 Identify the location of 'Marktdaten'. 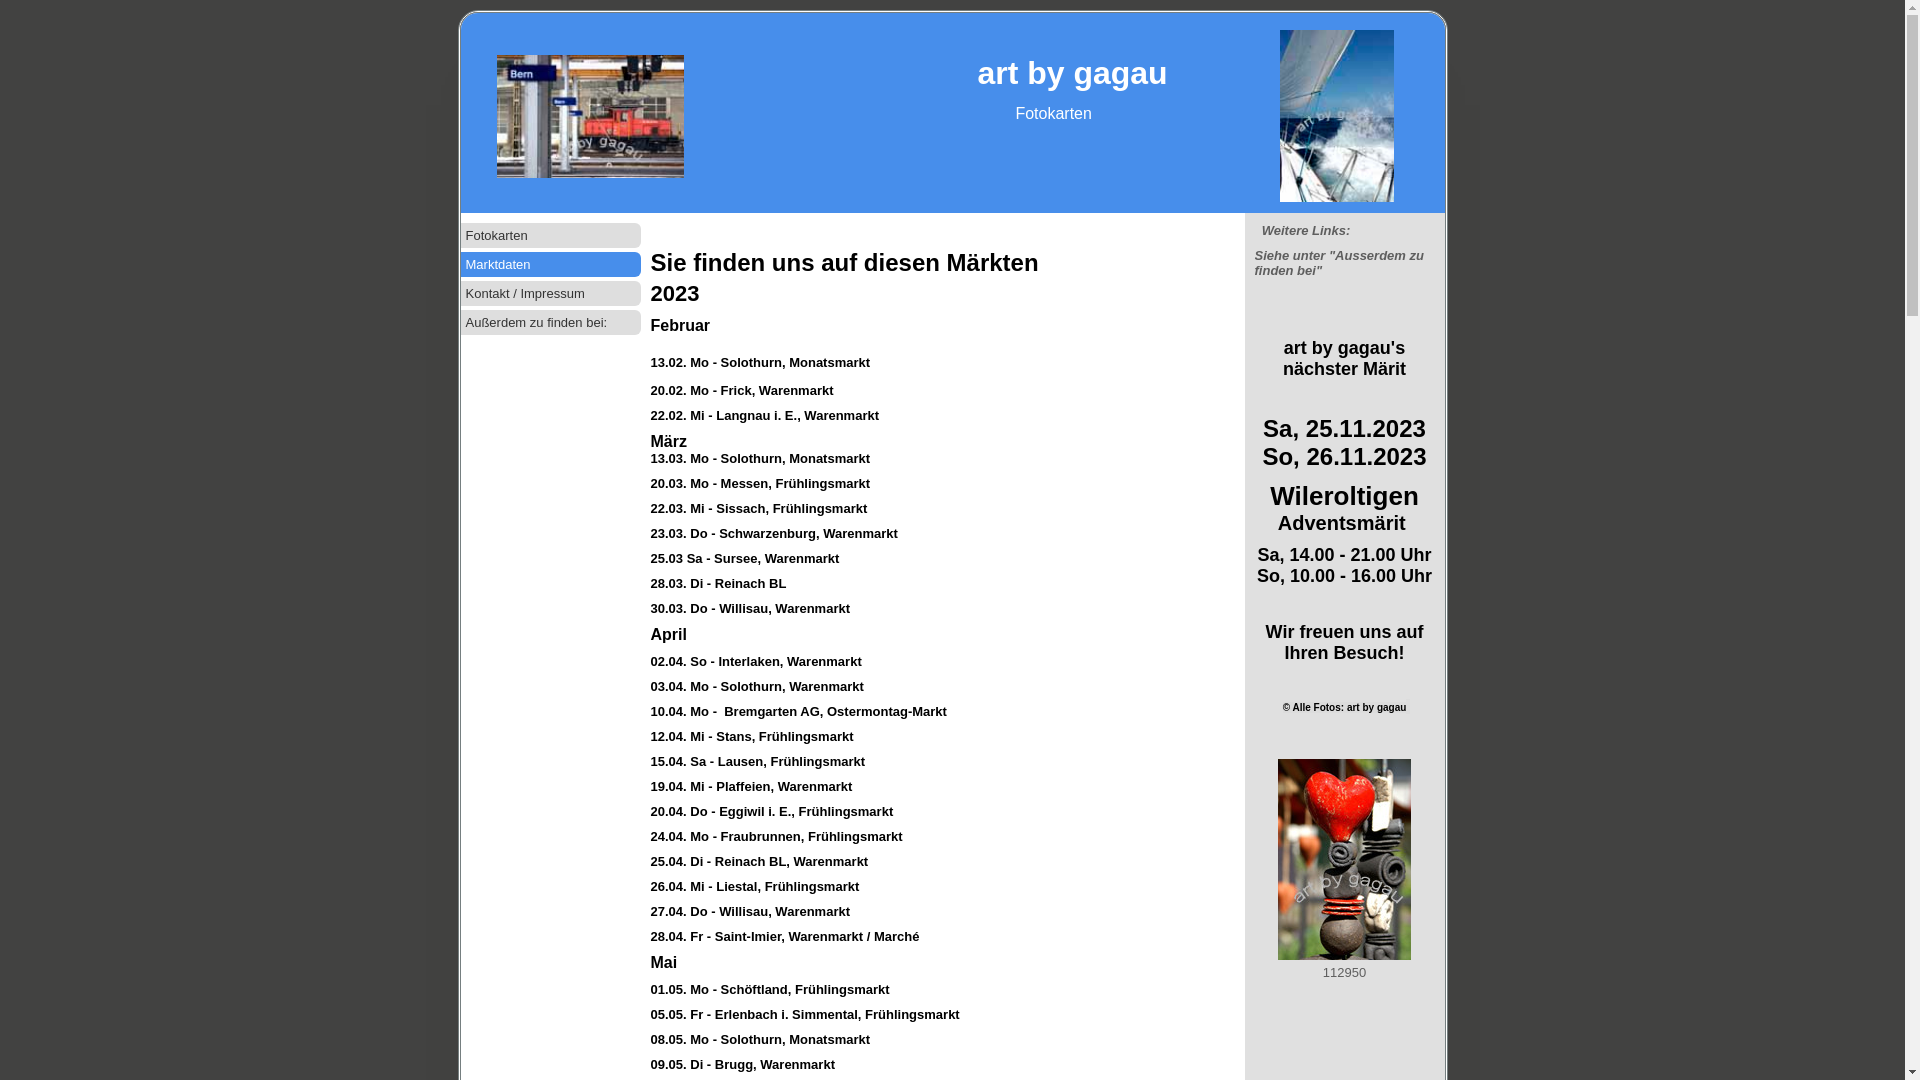
(550, 263).